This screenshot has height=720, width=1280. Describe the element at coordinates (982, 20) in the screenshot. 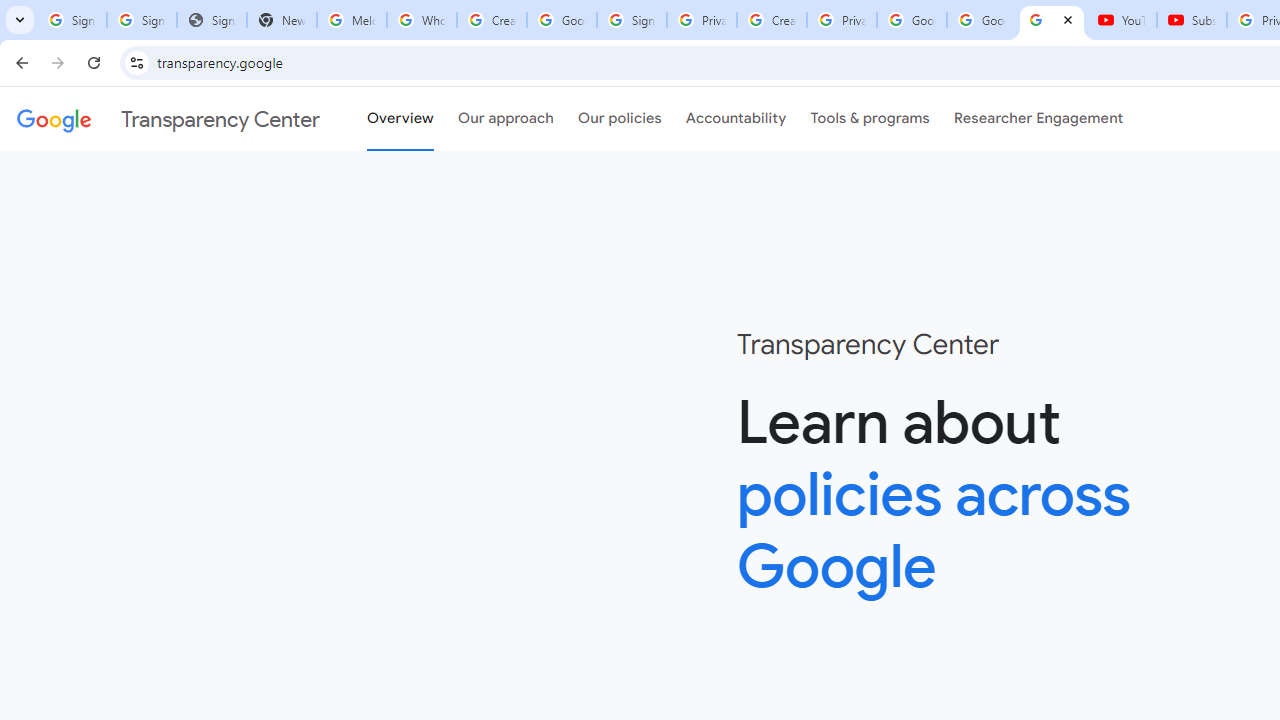

I see `'Google Account'` at that location.